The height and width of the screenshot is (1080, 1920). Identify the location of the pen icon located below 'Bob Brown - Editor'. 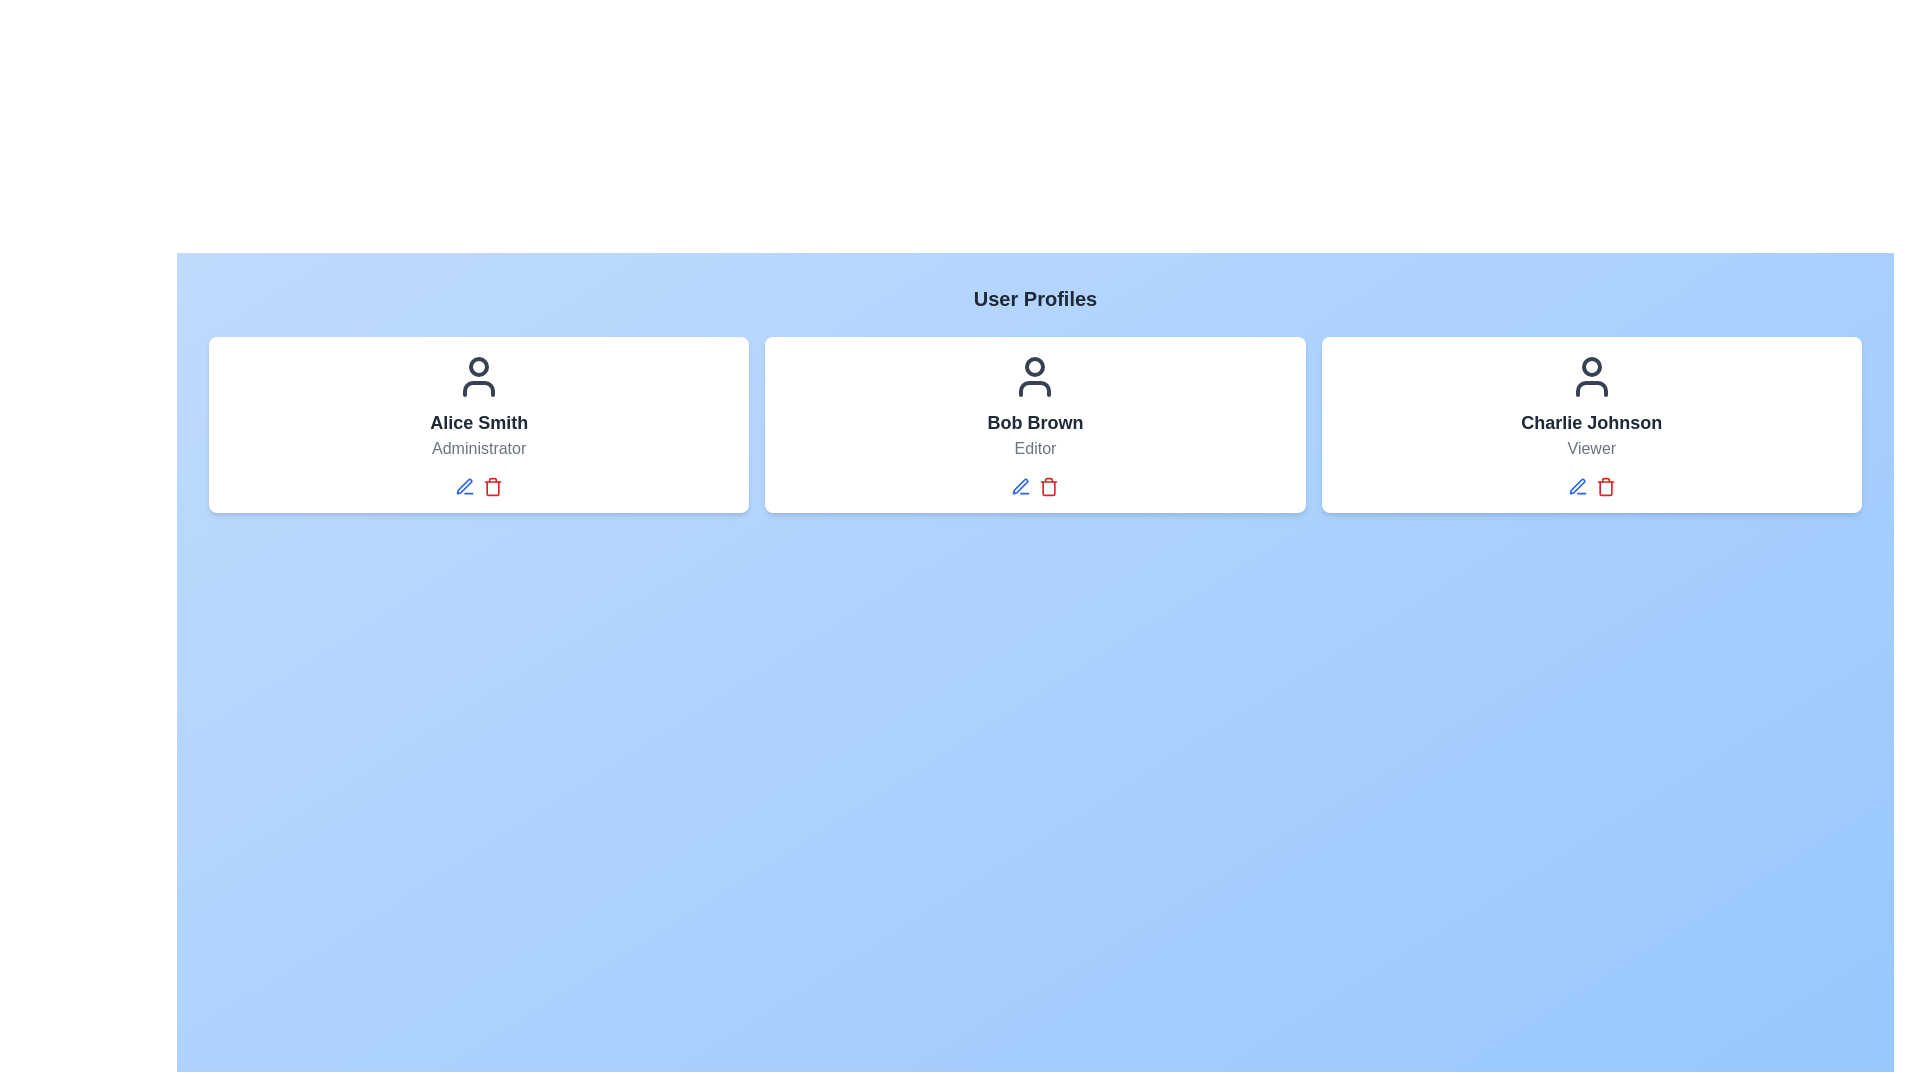
(1021, 486).